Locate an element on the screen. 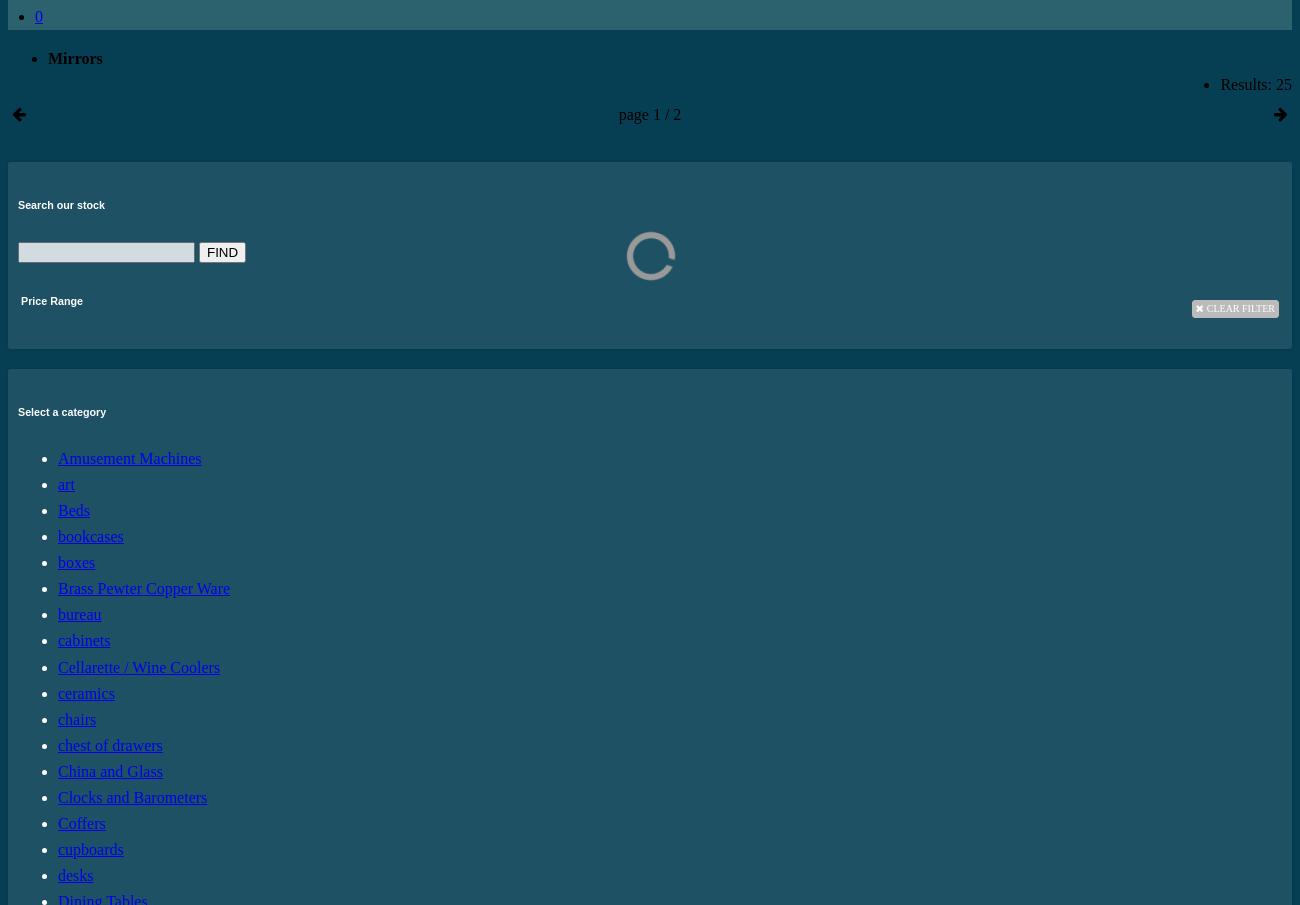 The width and height of the screenshot is (1300, 905). 'boxes' is located at coordinates (76, 562).